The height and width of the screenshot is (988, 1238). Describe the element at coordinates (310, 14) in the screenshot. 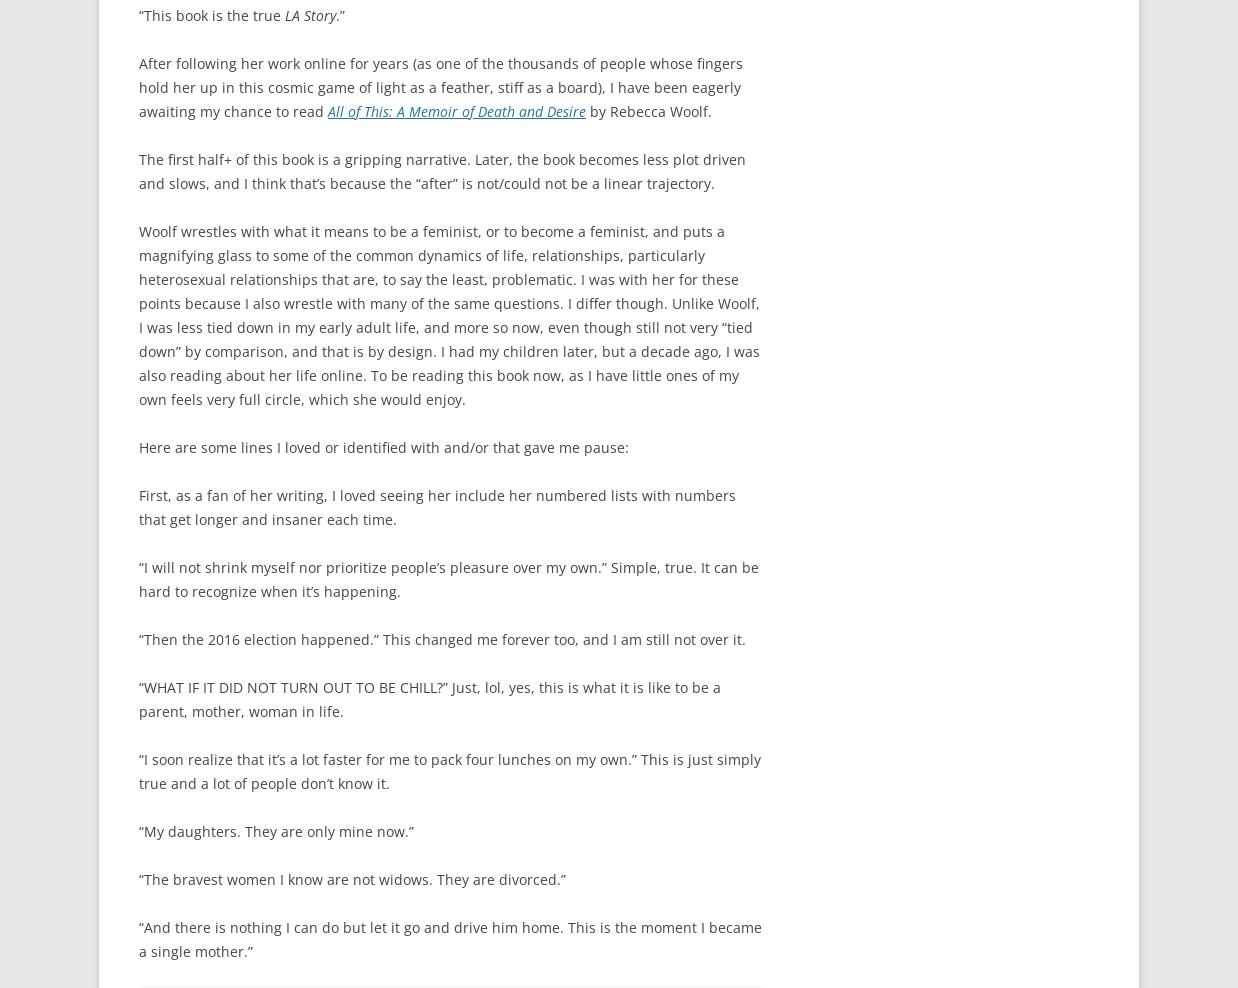

I see `'LA Story'` at that location.